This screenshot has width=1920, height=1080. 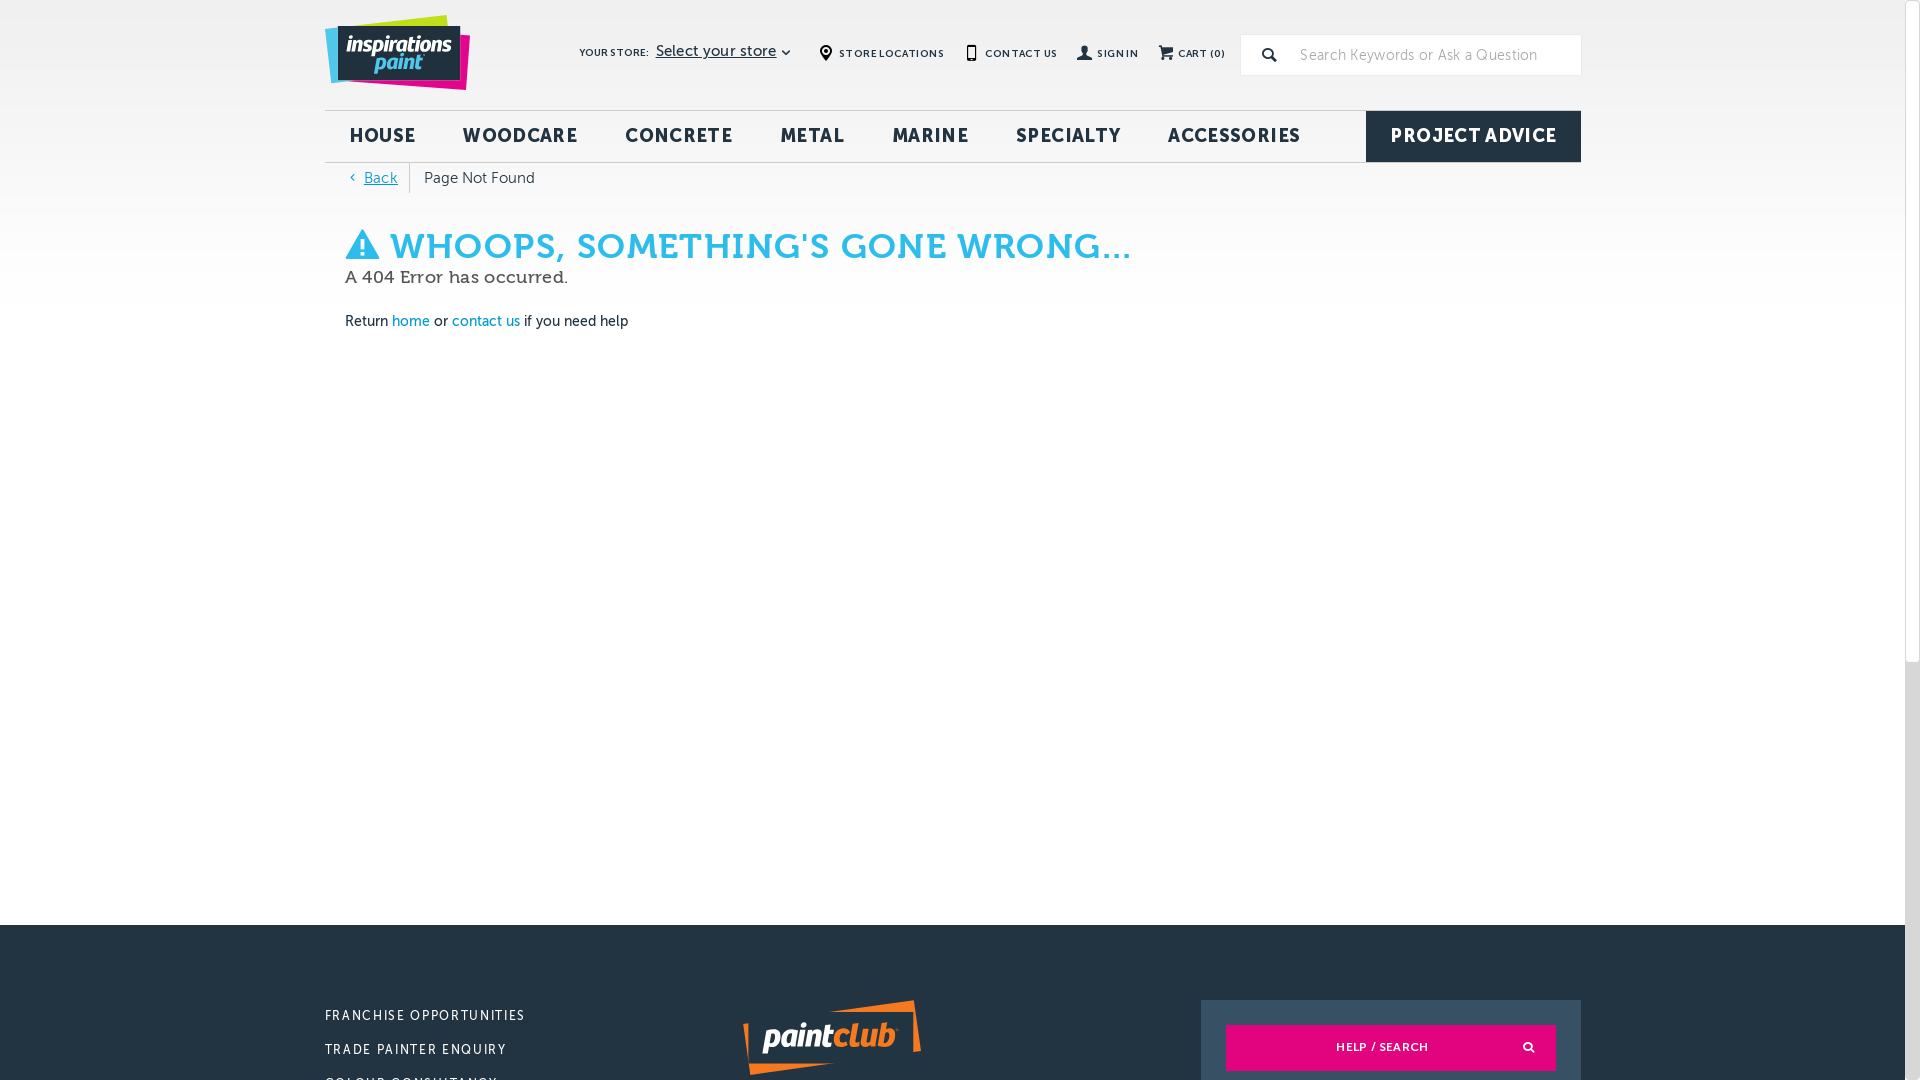 I want to click on 'PROJECT ADVICE', so click(x=1473, y=135).